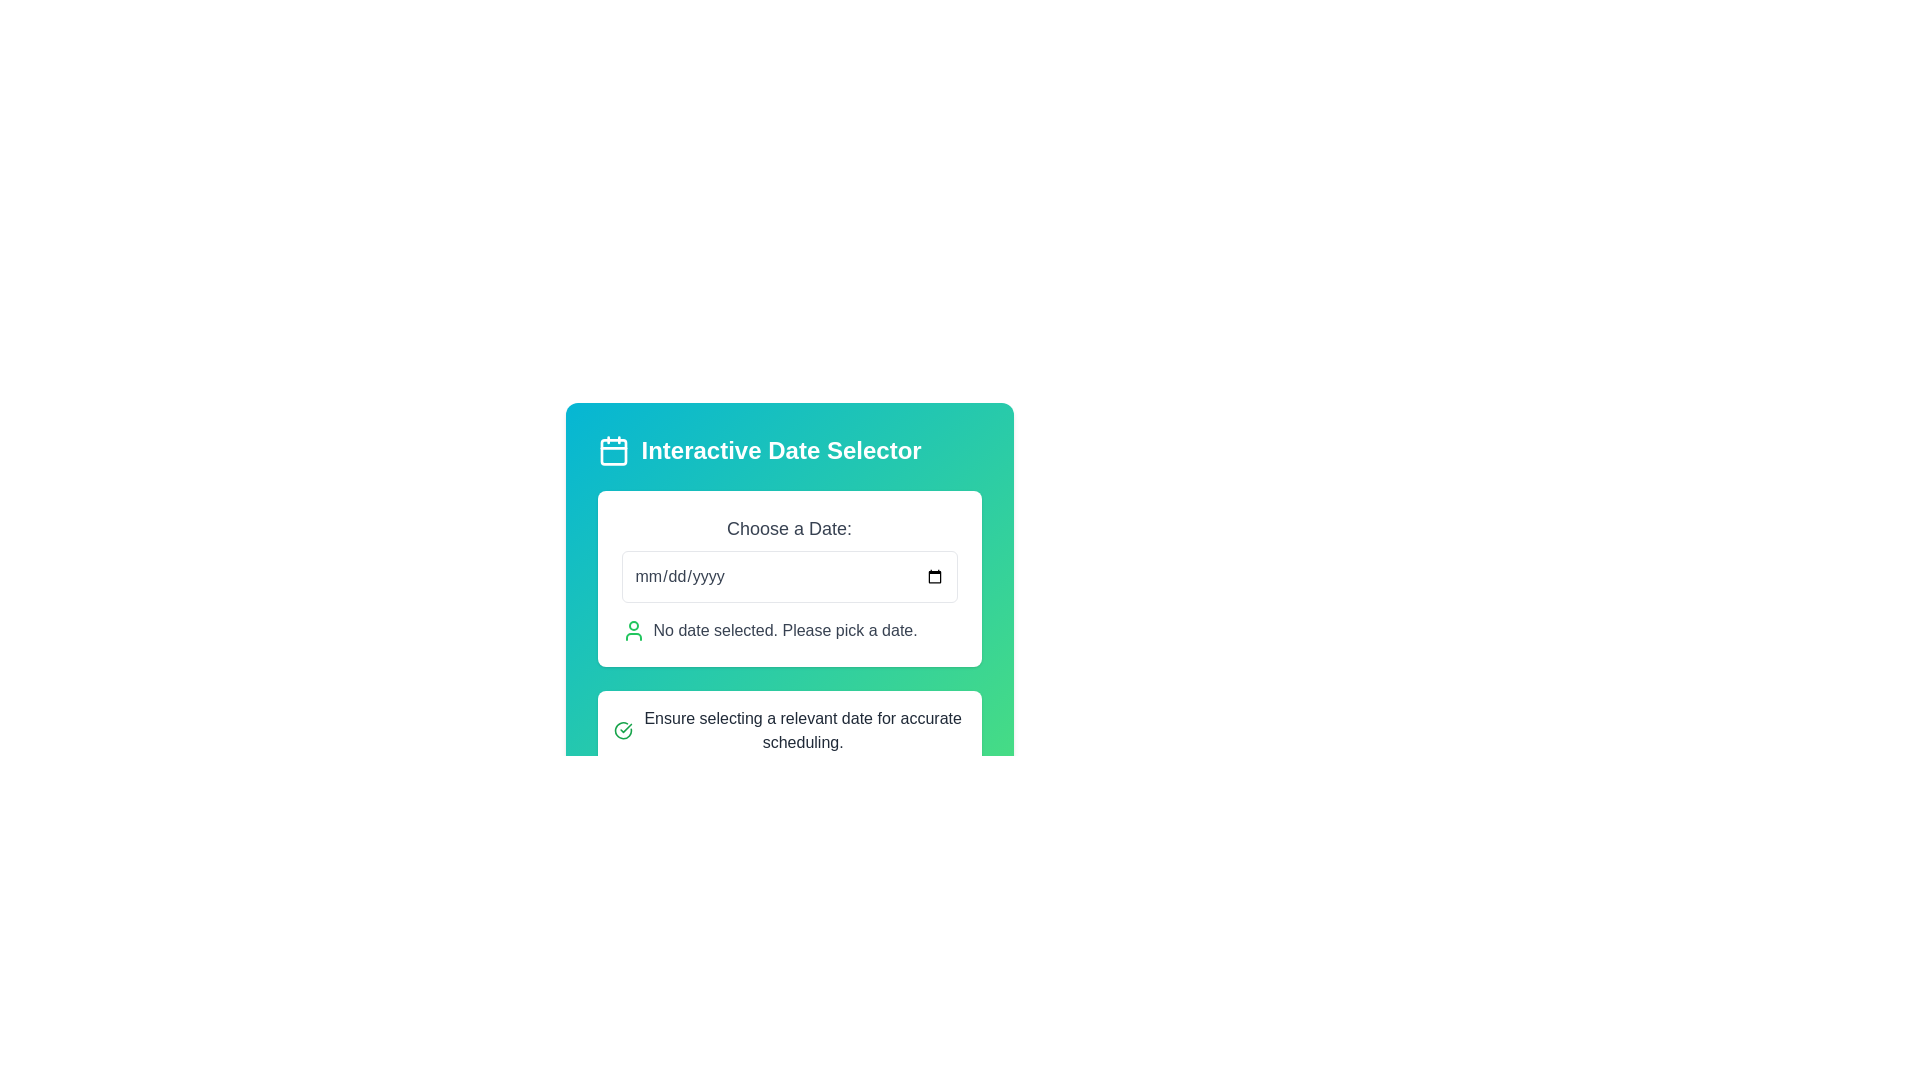 Image resolution: width=1920 pixels, height=1080 pixels. What do you see at coordinates (612, 451) in the screenshot?
I see `the Calendar icon located to the left of the 'Interactive Date Selector' text` at bounding box center [612, 451].